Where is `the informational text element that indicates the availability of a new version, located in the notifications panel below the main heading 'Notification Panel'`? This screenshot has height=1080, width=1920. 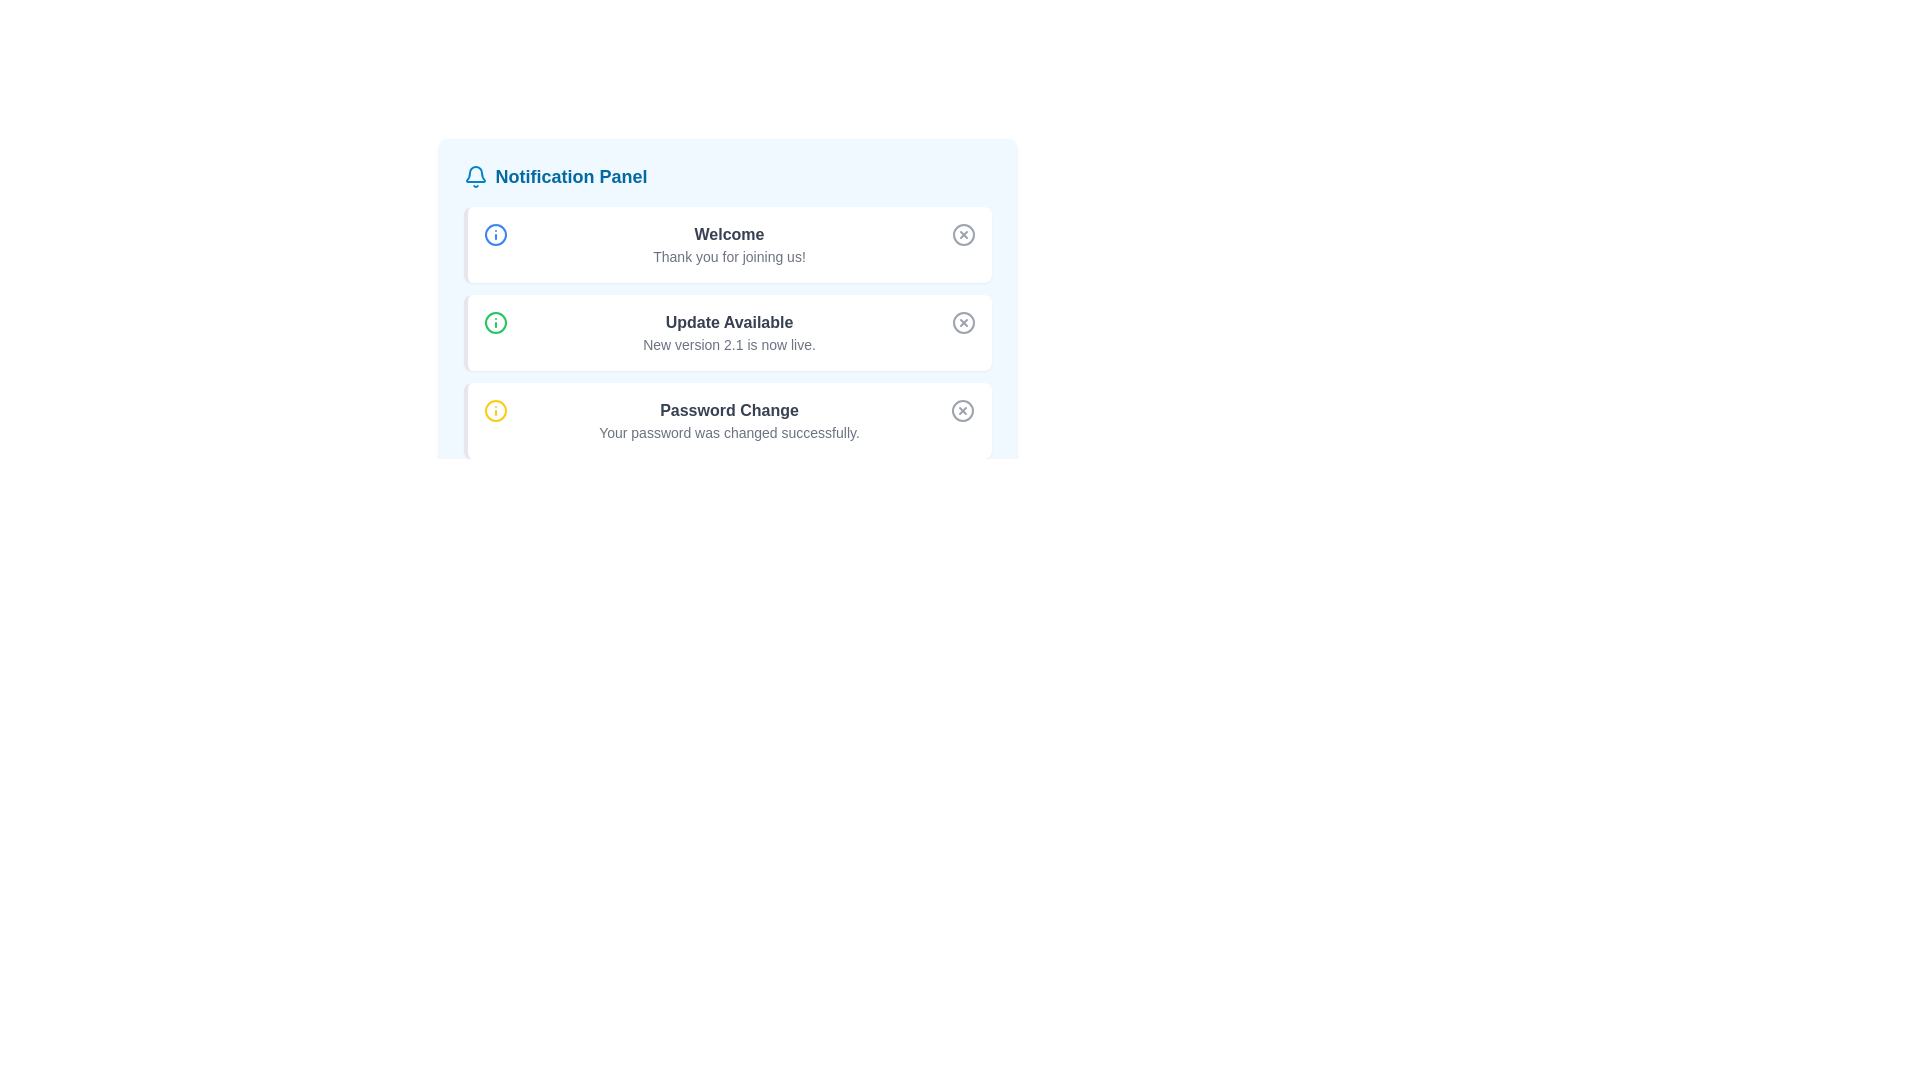
the informational text element that indicates the availability of a new version, located in the notifications panel below the main heading 'Notification Panel' is located at coordinates (728, 343).